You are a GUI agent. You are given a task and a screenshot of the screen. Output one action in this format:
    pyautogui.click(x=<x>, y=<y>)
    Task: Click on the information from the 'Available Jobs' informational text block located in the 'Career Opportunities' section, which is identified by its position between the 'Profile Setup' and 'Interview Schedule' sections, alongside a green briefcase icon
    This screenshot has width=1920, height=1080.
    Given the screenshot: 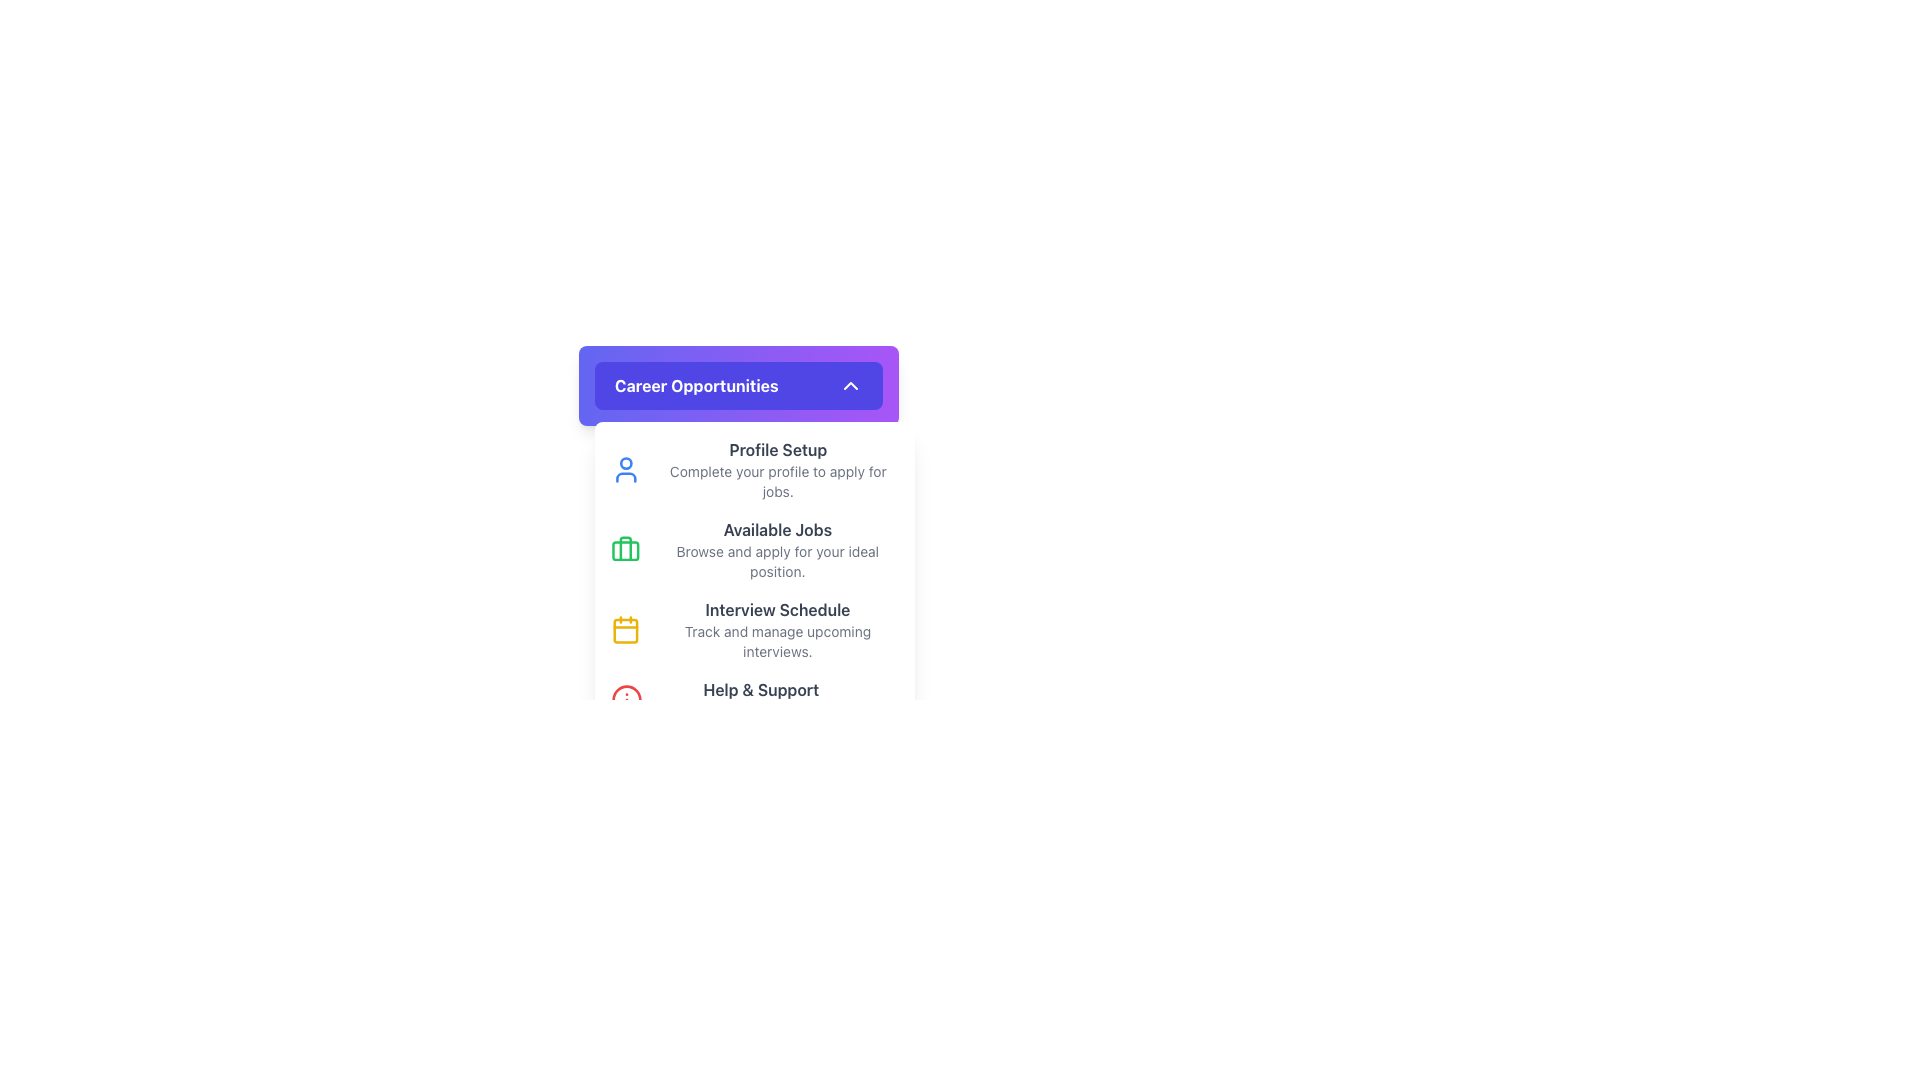 What is the action you would take?
    pyautogui.click(x=776, y=550)
    